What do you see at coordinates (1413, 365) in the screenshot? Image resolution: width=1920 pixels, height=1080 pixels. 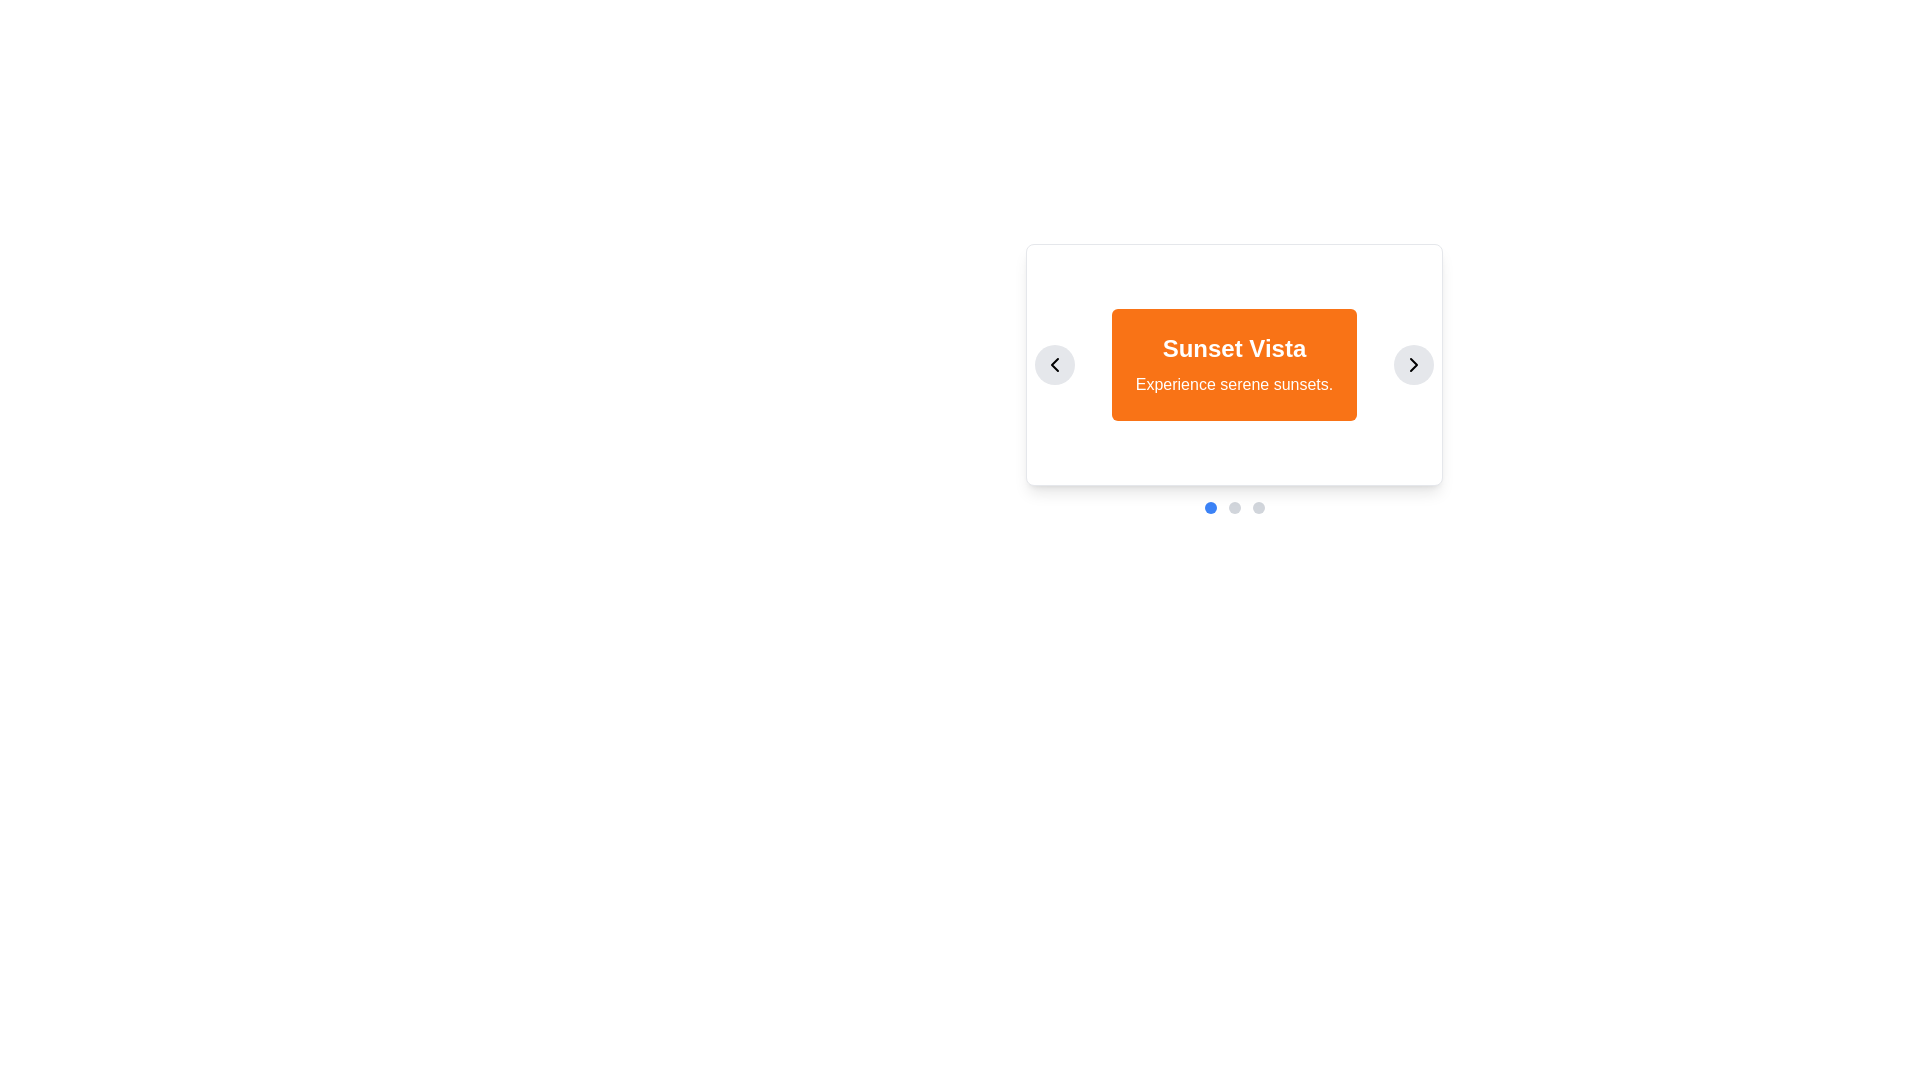 I see `the right-pointing Navigation icon represented by an arrow in the carousel UI component` at bounding box center [1413, 365].